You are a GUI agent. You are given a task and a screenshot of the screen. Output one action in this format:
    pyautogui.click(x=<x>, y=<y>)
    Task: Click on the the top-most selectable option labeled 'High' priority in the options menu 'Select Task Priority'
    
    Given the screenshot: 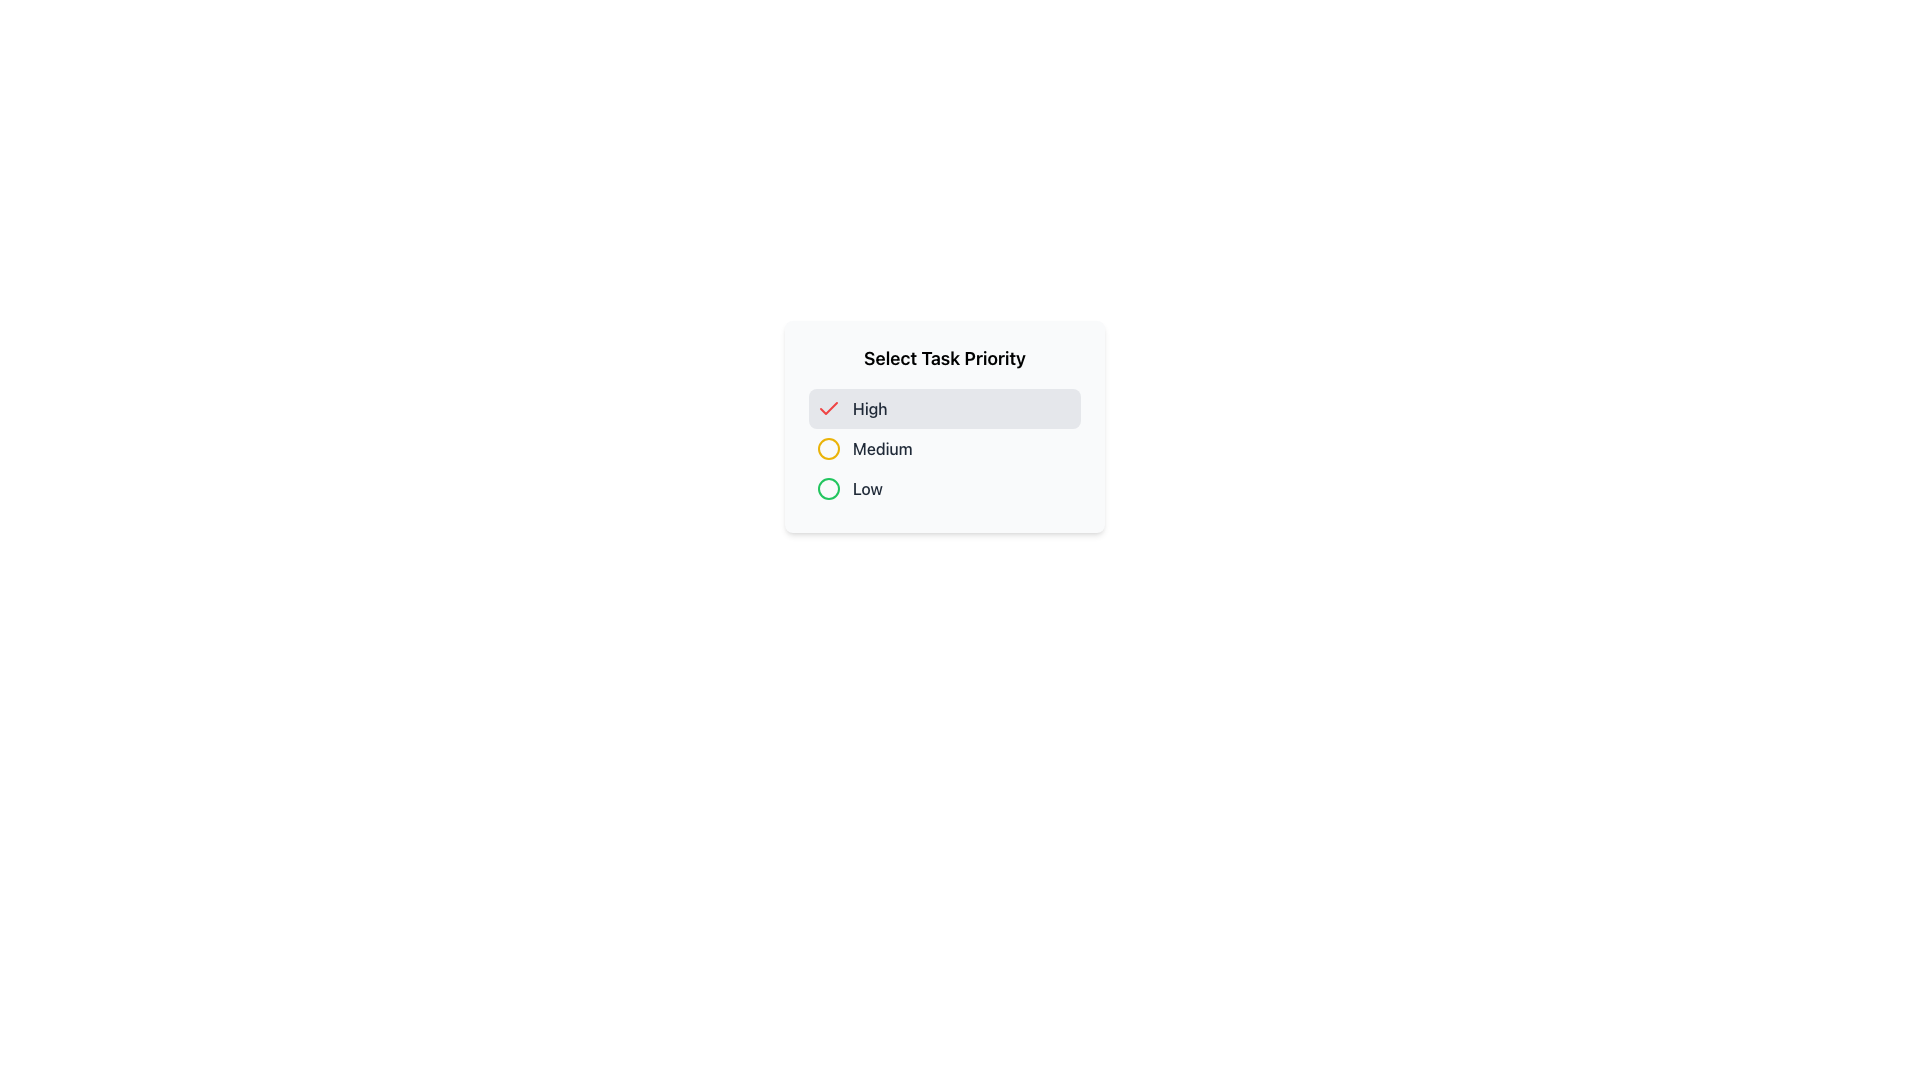 What is the action you would take?
    pyautogui.click(x=944, y=407)
    